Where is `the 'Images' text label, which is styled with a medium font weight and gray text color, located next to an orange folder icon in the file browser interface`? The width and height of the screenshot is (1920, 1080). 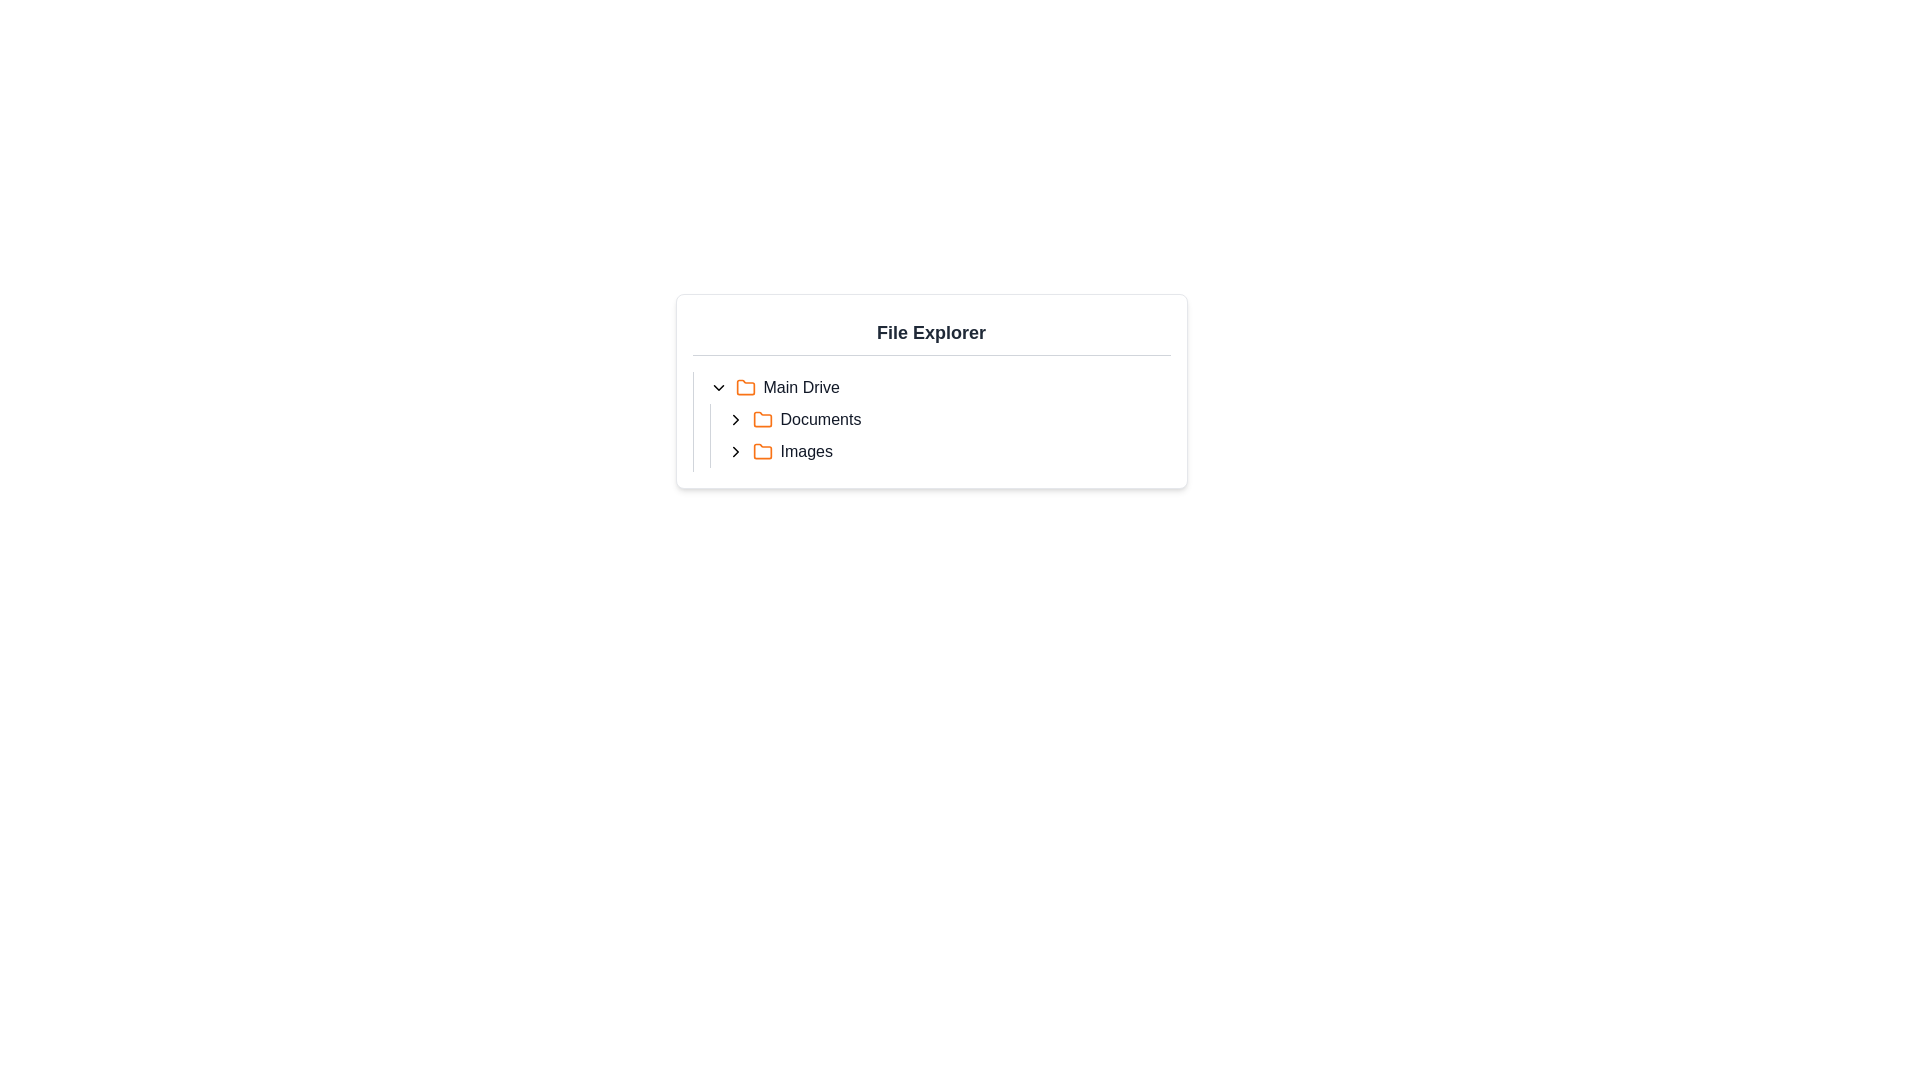
the 'Images' text label, which is styled with a medium font weight and gray text color, located next to an orange folder icon in the file browser interface is located at coordinates (806, 451).